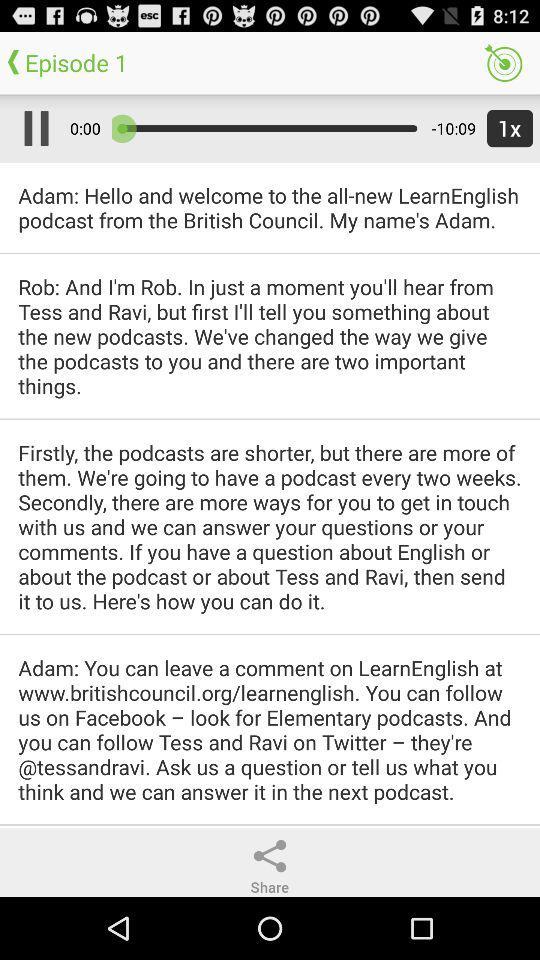  What do you see at coordinates (270, 525) in the screenshot?
I see `the app above the adam you can app` at bounding box center [270, 525].